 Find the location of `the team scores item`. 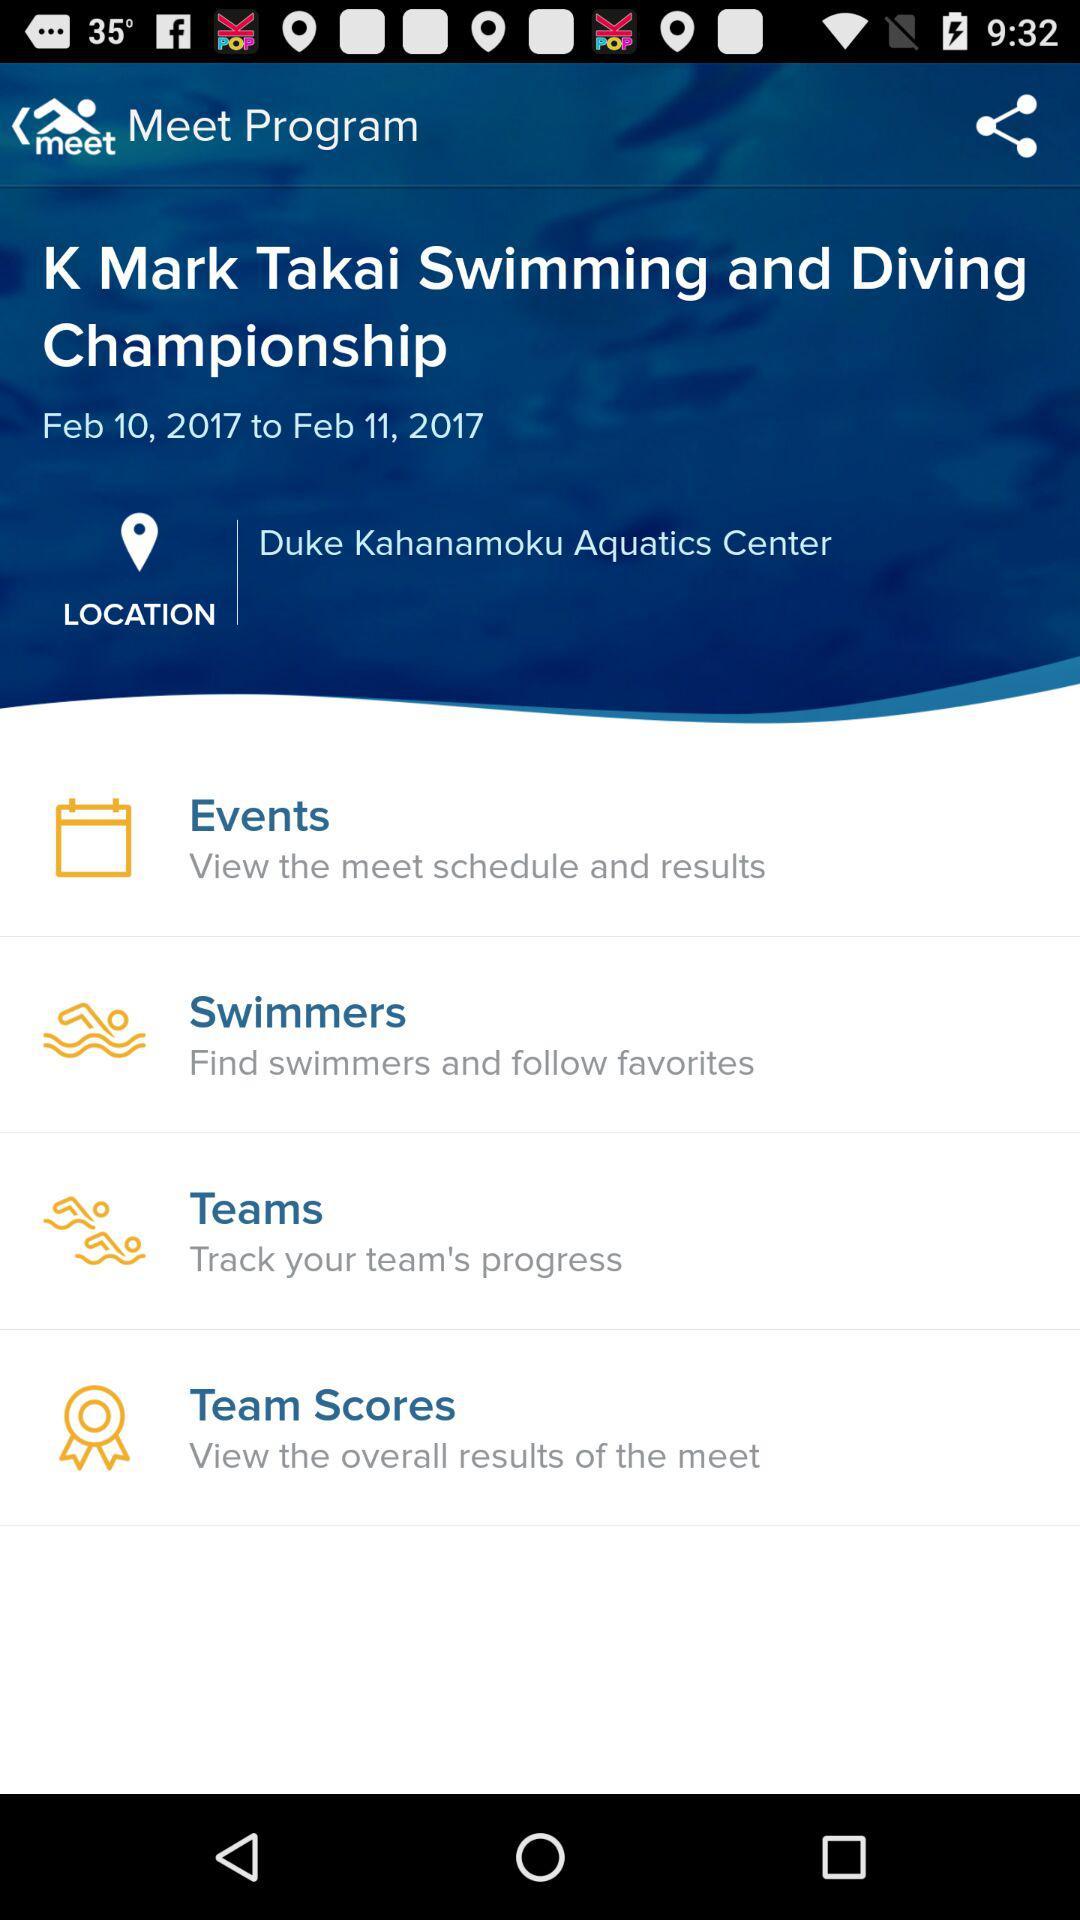

the team scores item is located at coordinates (321, 1404).